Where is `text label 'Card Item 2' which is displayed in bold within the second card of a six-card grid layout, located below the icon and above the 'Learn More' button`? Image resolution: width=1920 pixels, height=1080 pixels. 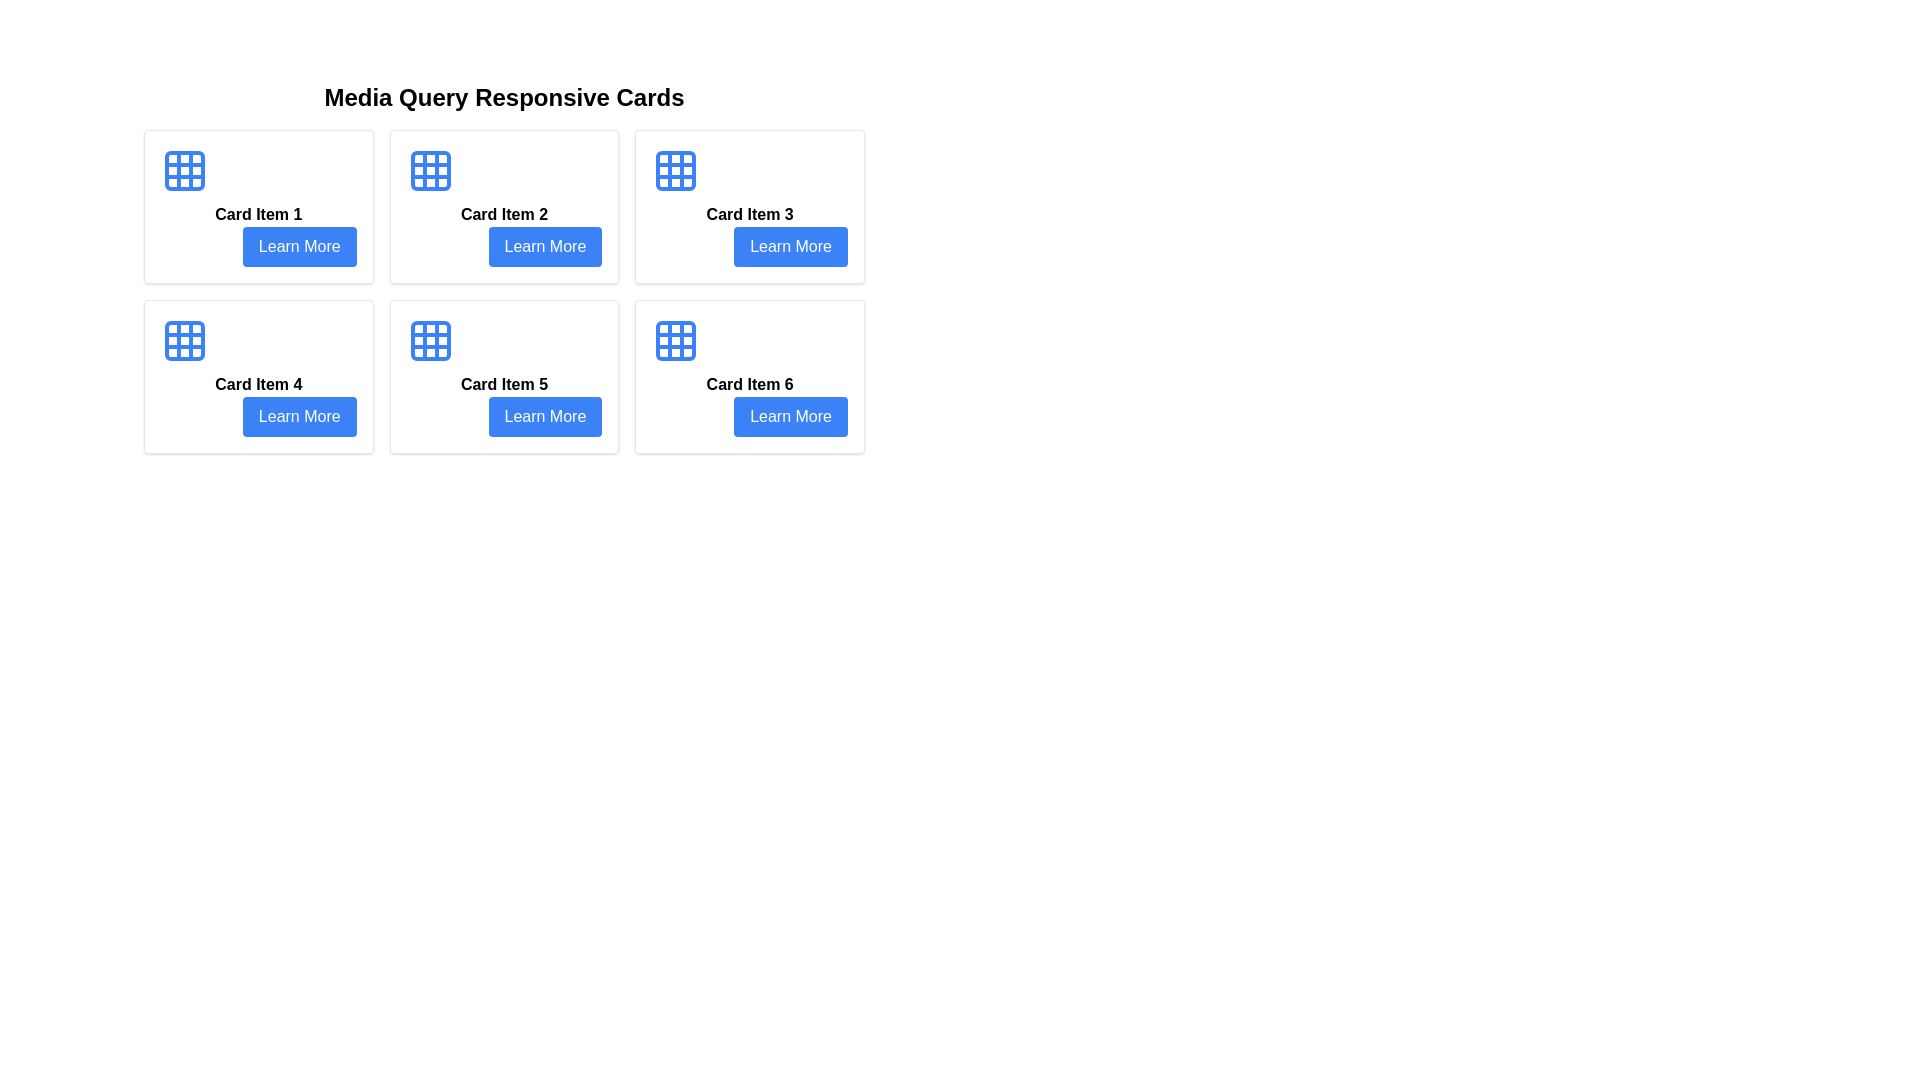 text label 'Card Item 2' which is displayed in bold within the second card of a six-card grid layout, located below the icon and above the 'Learn More' button is located at coordinates (504, 215).